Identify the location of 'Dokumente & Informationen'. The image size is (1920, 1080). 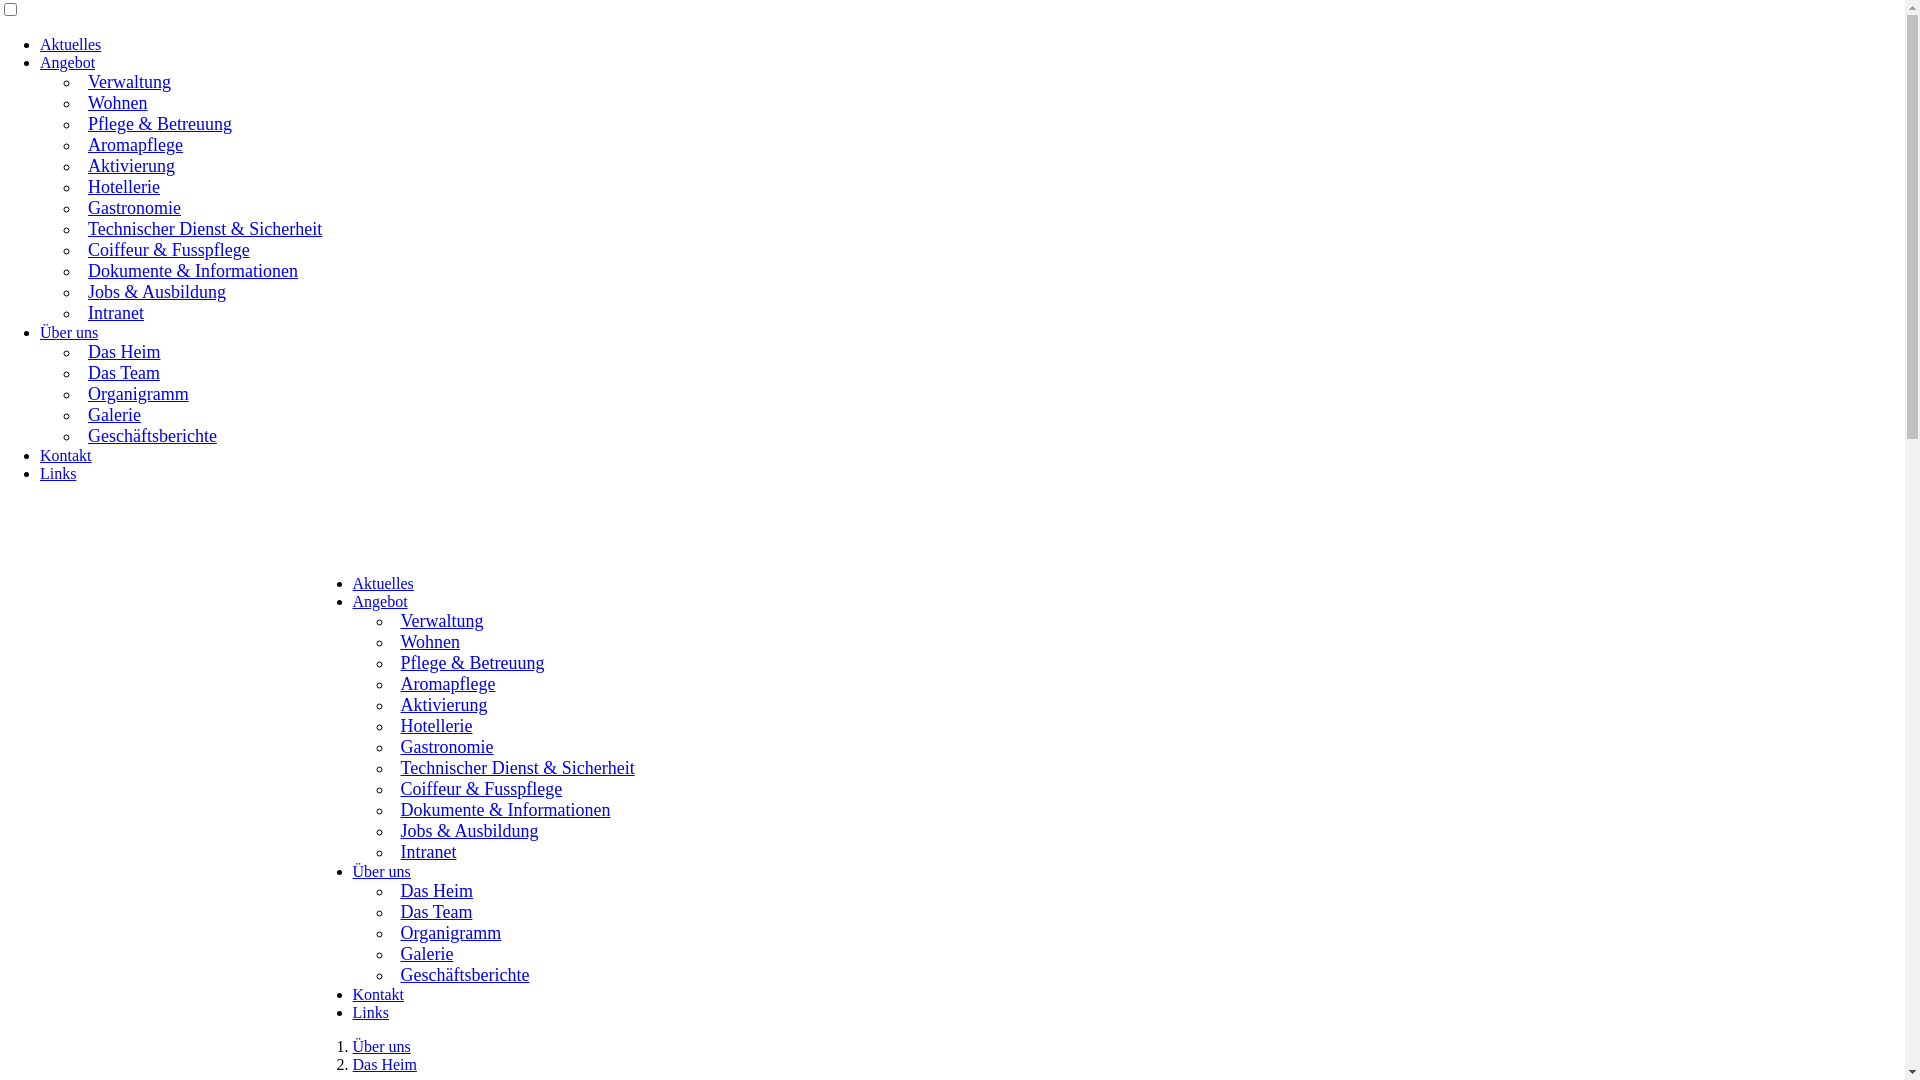
(503, 806).